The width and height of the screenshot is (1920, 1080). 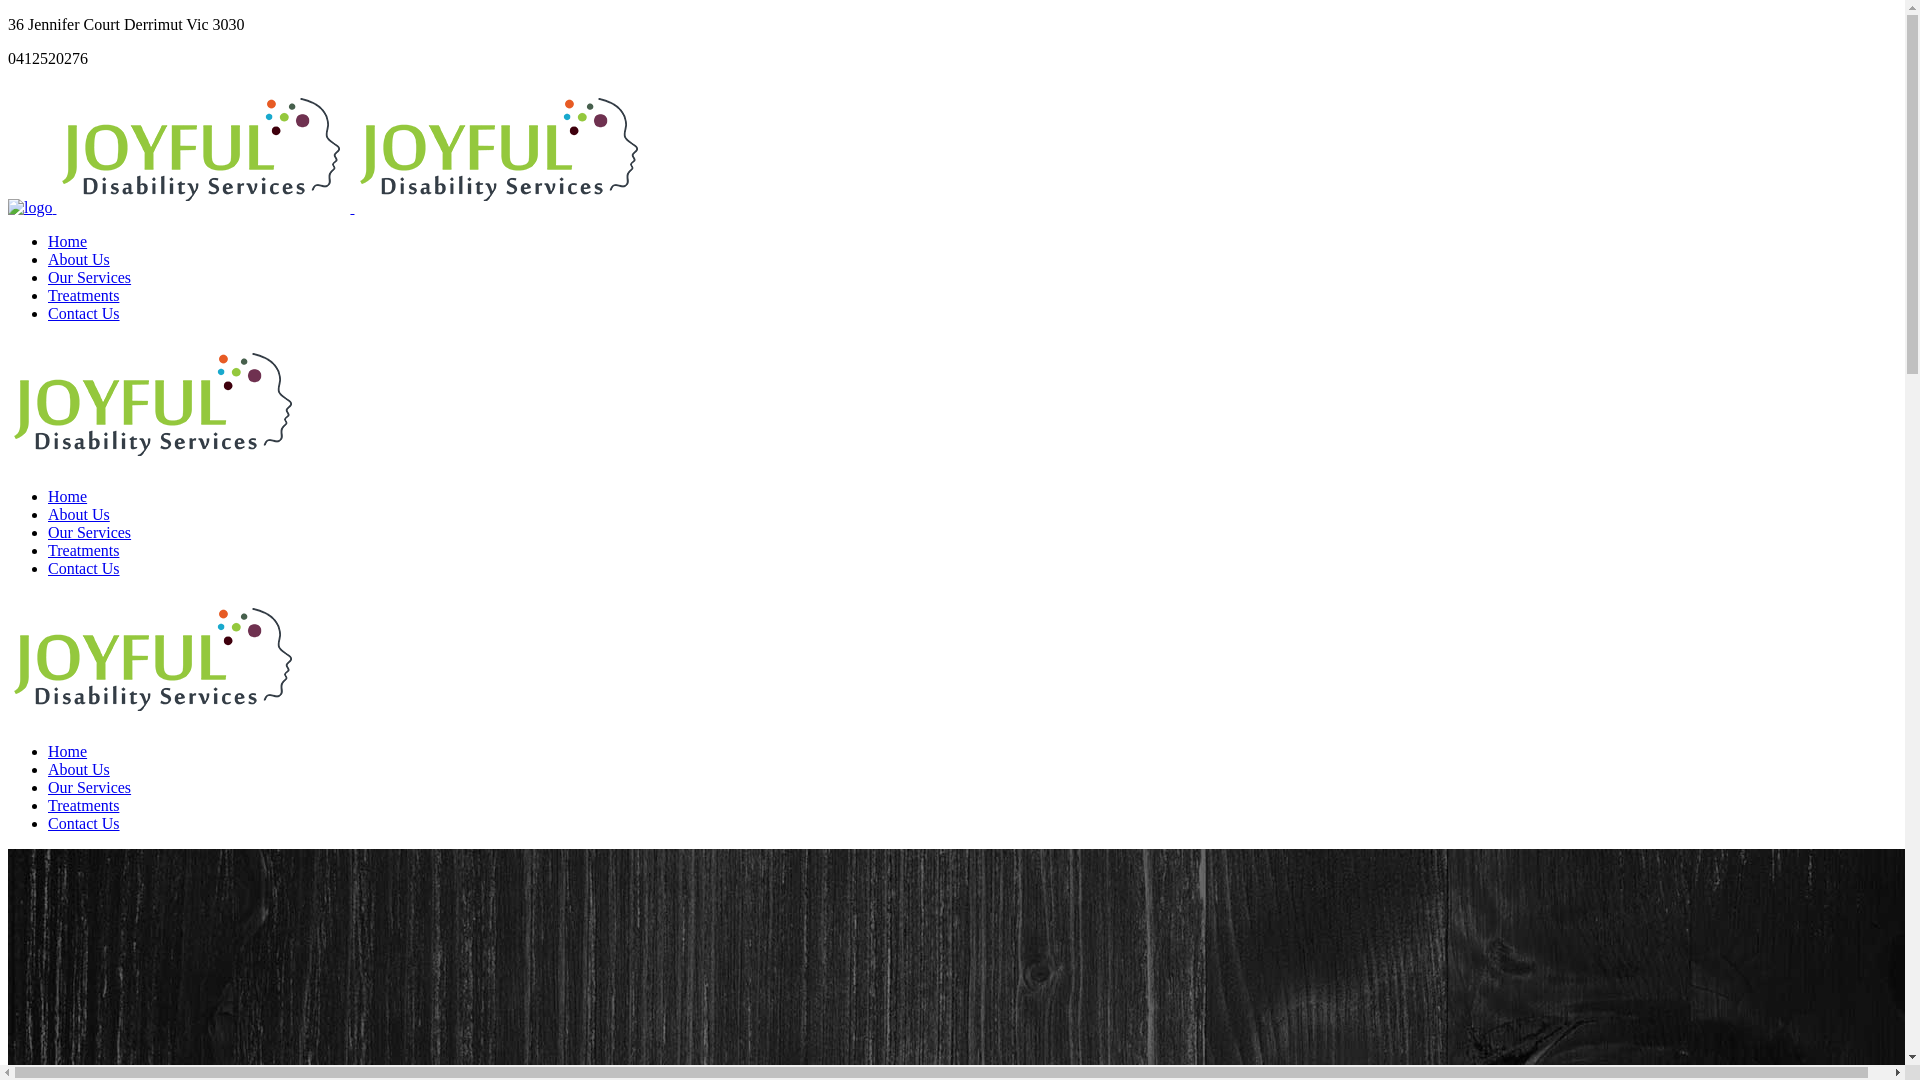 I want to click on 'About Us', so click(x=78, y=513).